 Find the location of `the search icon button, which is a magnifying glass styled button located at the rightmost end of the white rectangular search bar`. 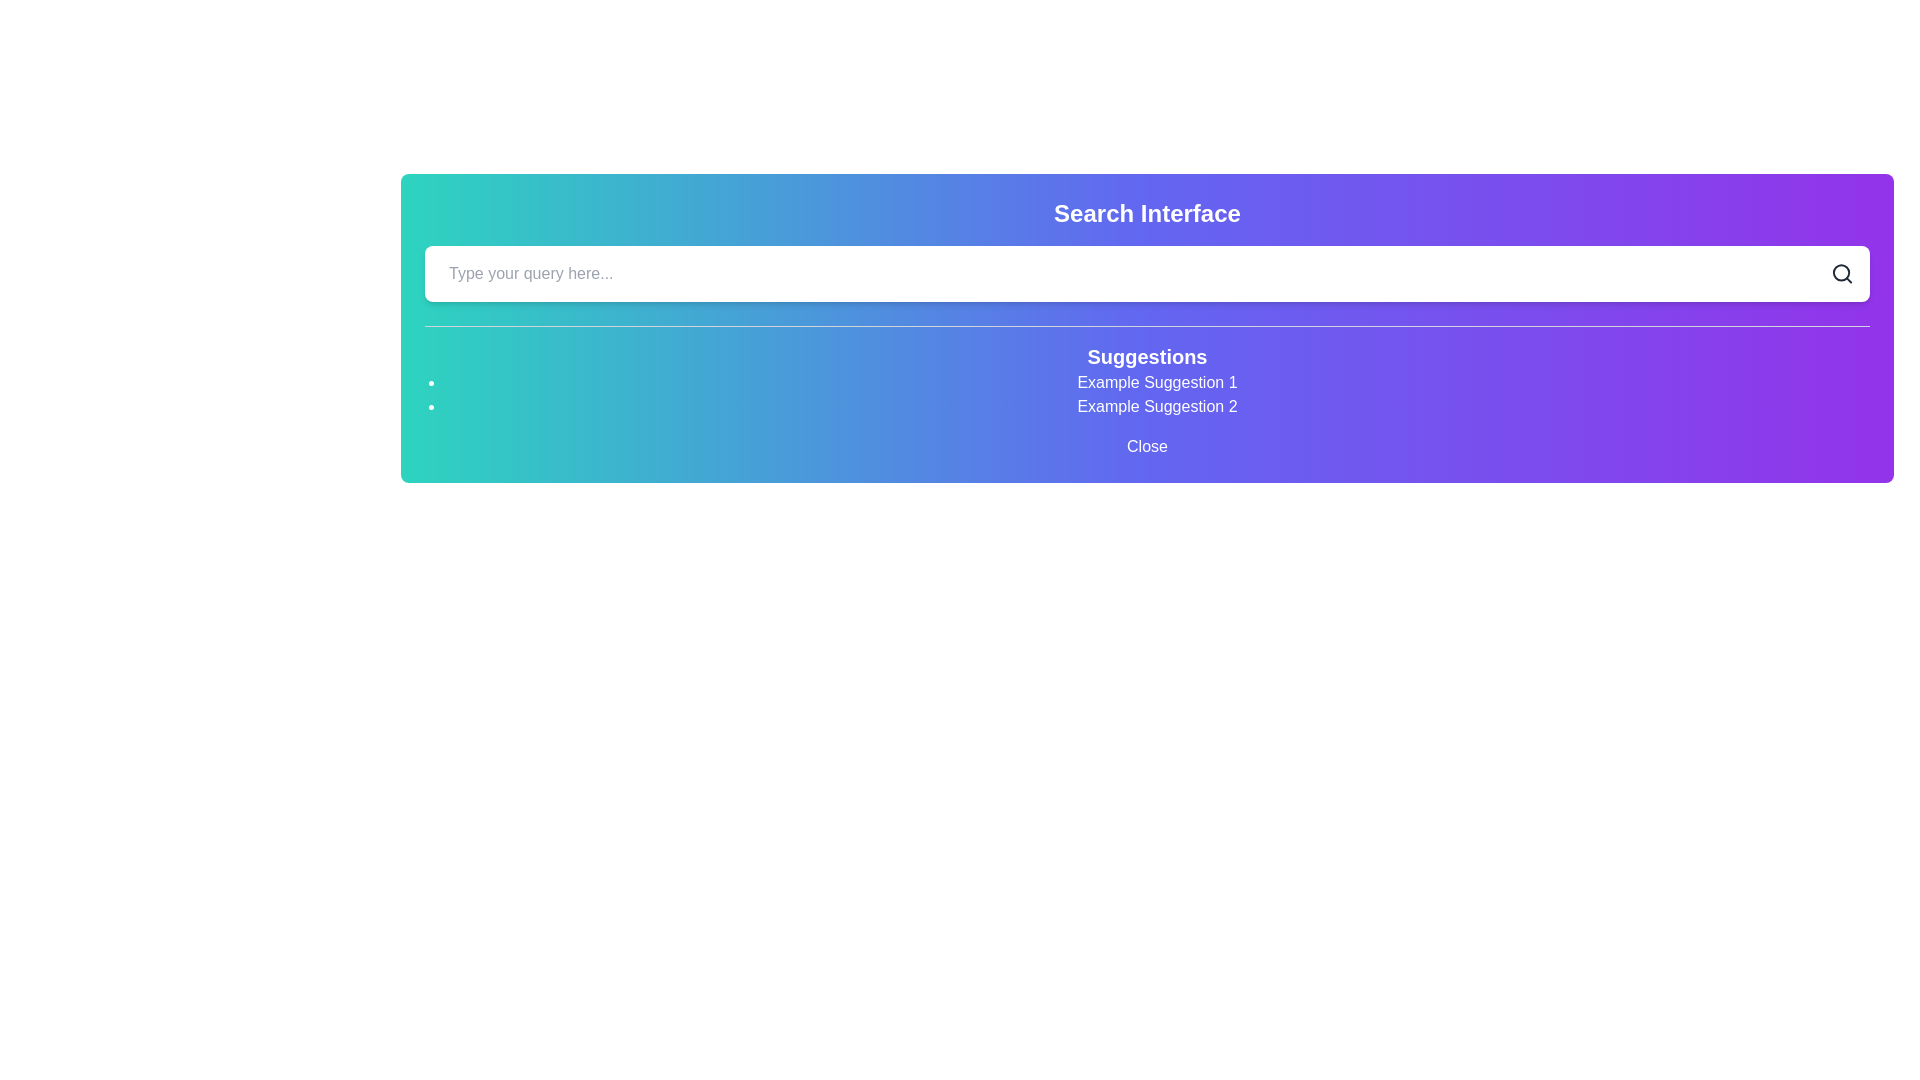

the search icon button, which is a magnifying glass styled button located at the rightmost end of the white rectangular search bar is located at coordinates (1841, 273).